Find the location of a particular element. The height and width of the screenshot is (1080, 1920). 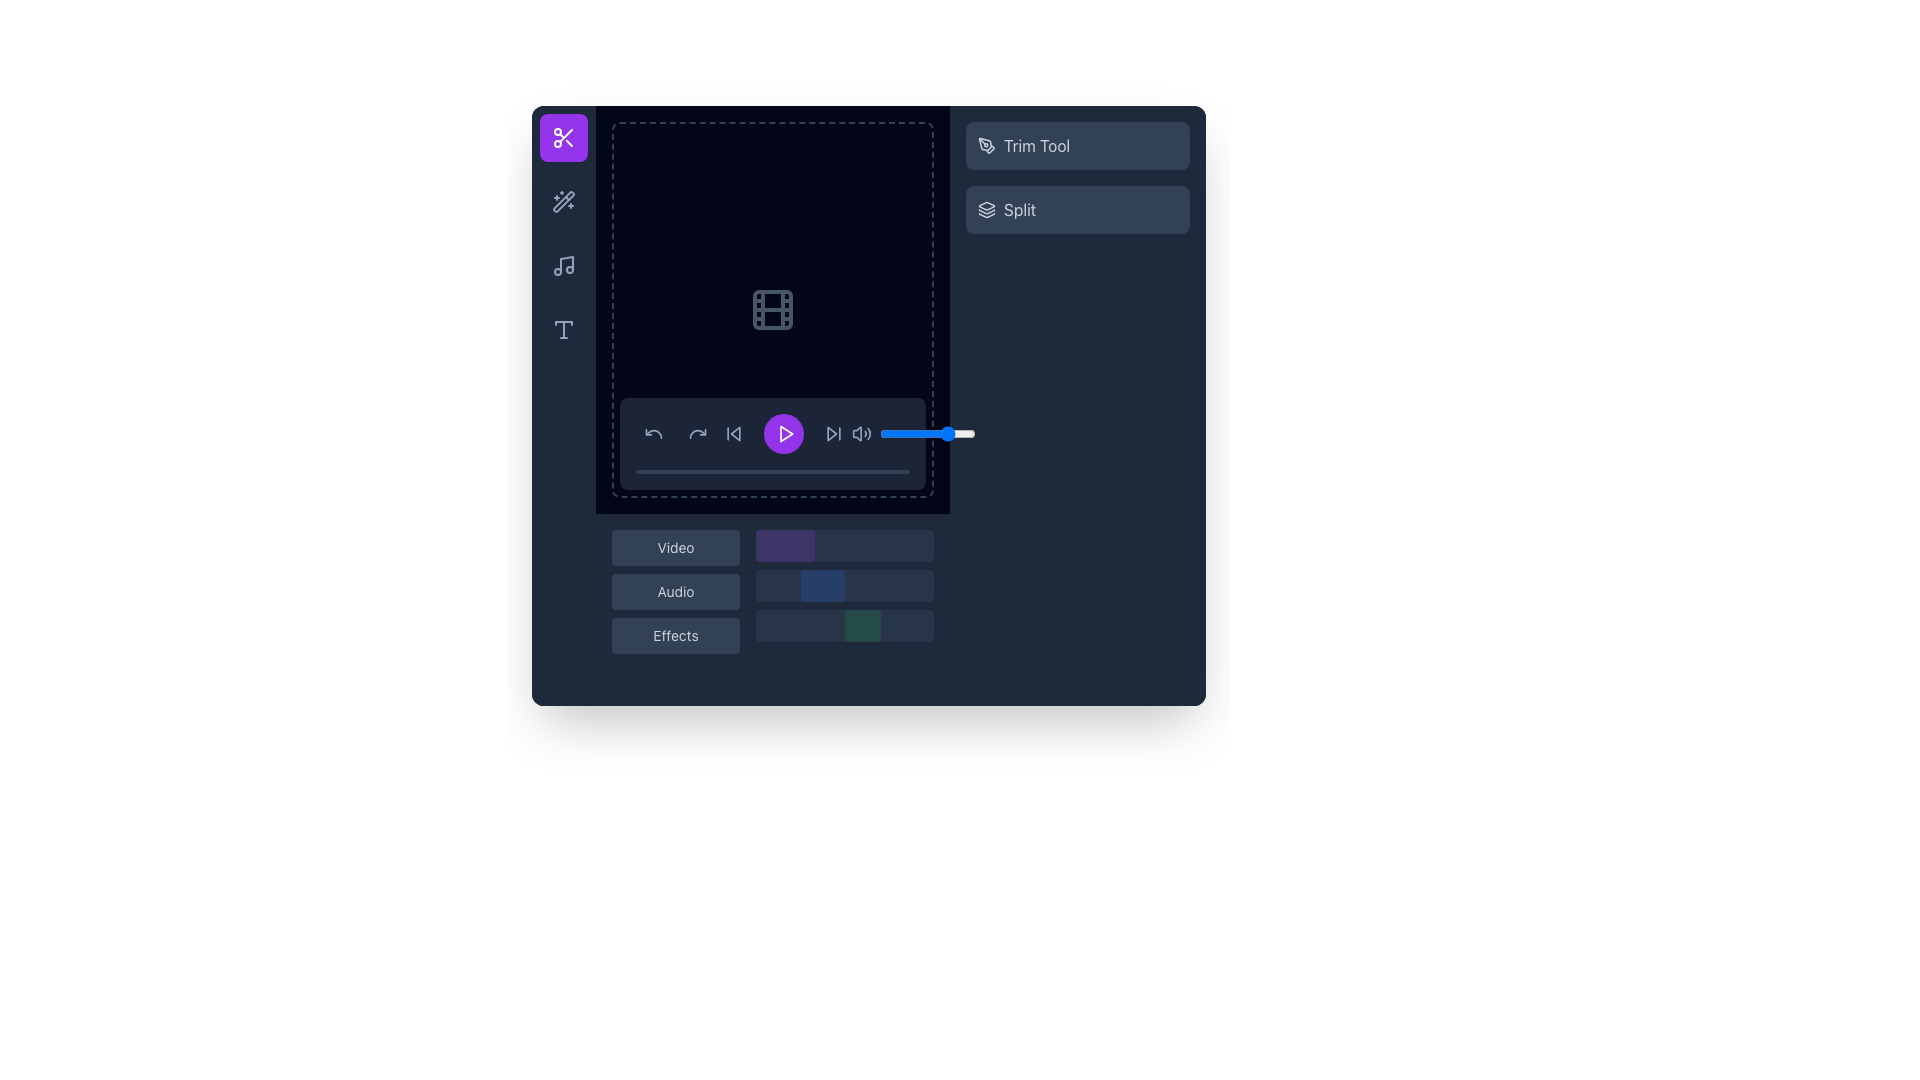

the slider value is located at coordinates (950, 433).